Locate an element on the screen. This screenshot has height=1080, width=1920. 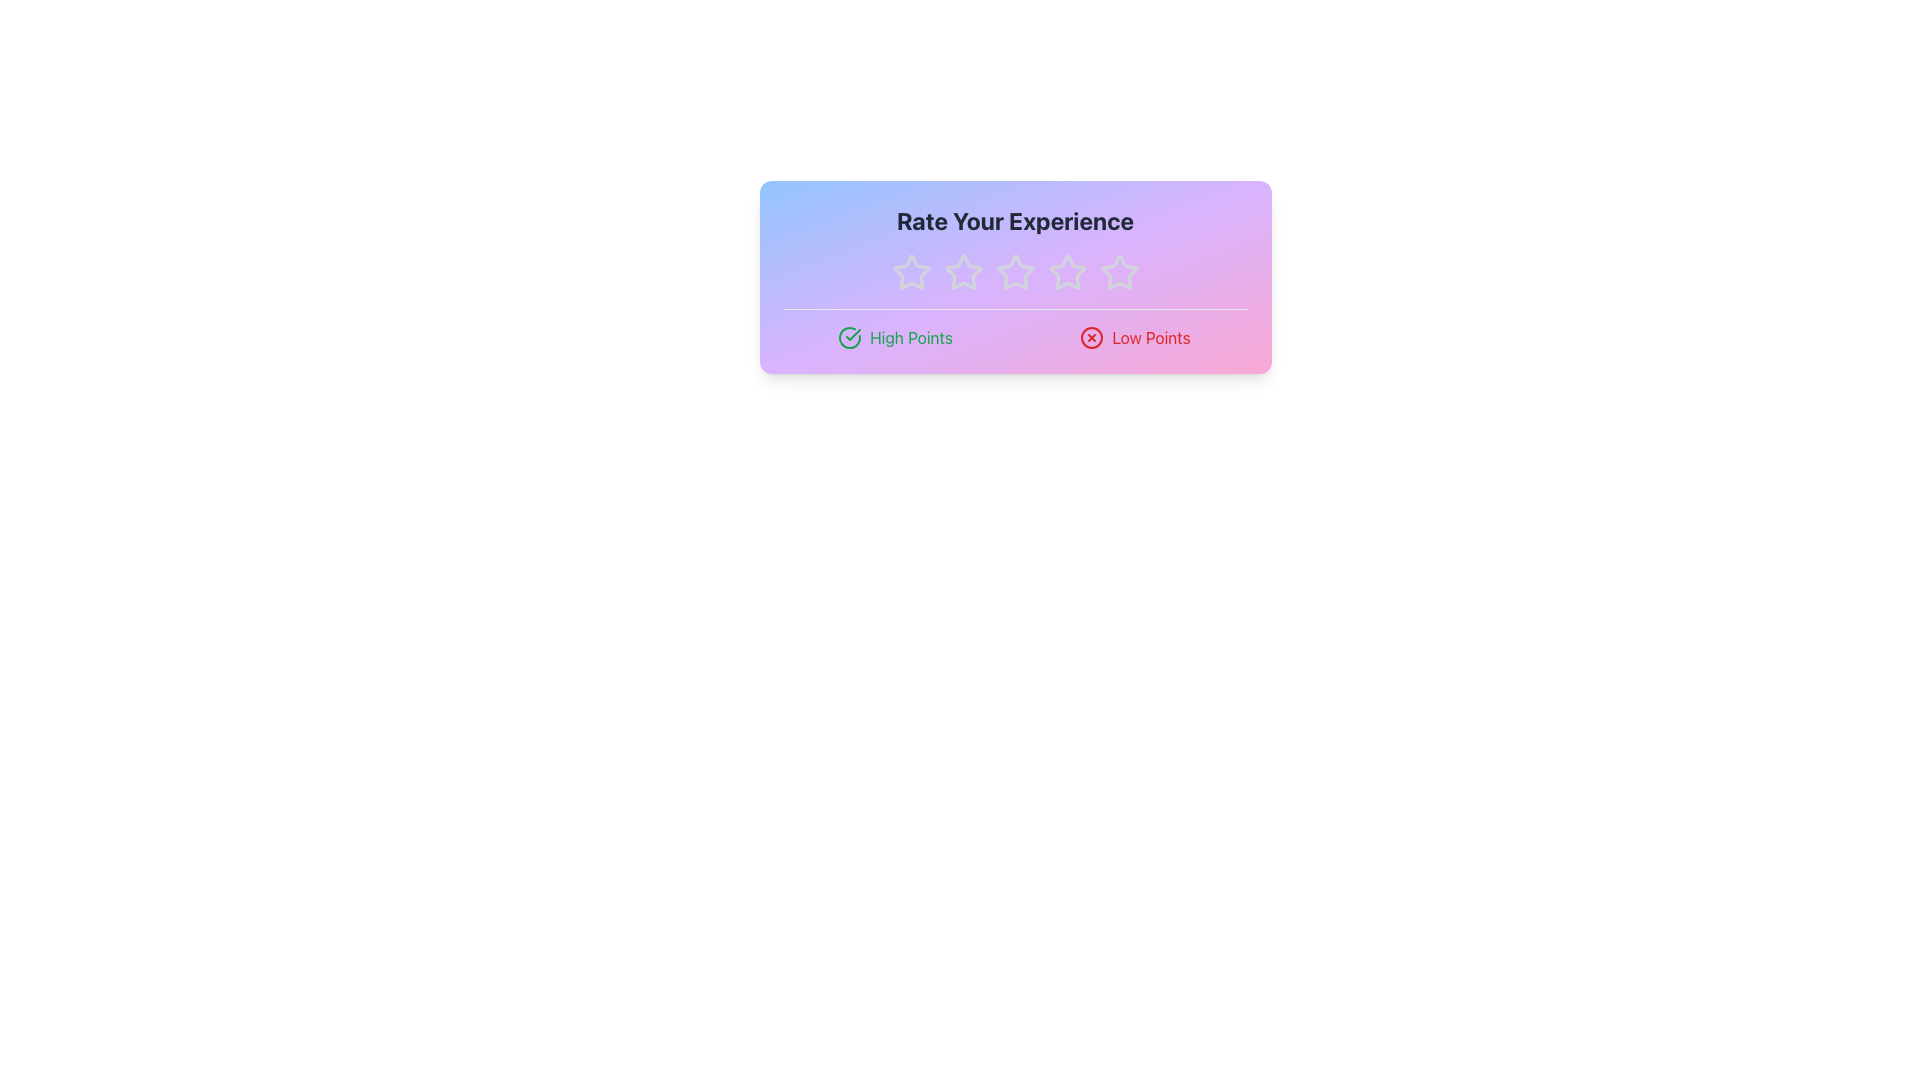
the fourth star in the rating system is located at coordinates (1118, 272).